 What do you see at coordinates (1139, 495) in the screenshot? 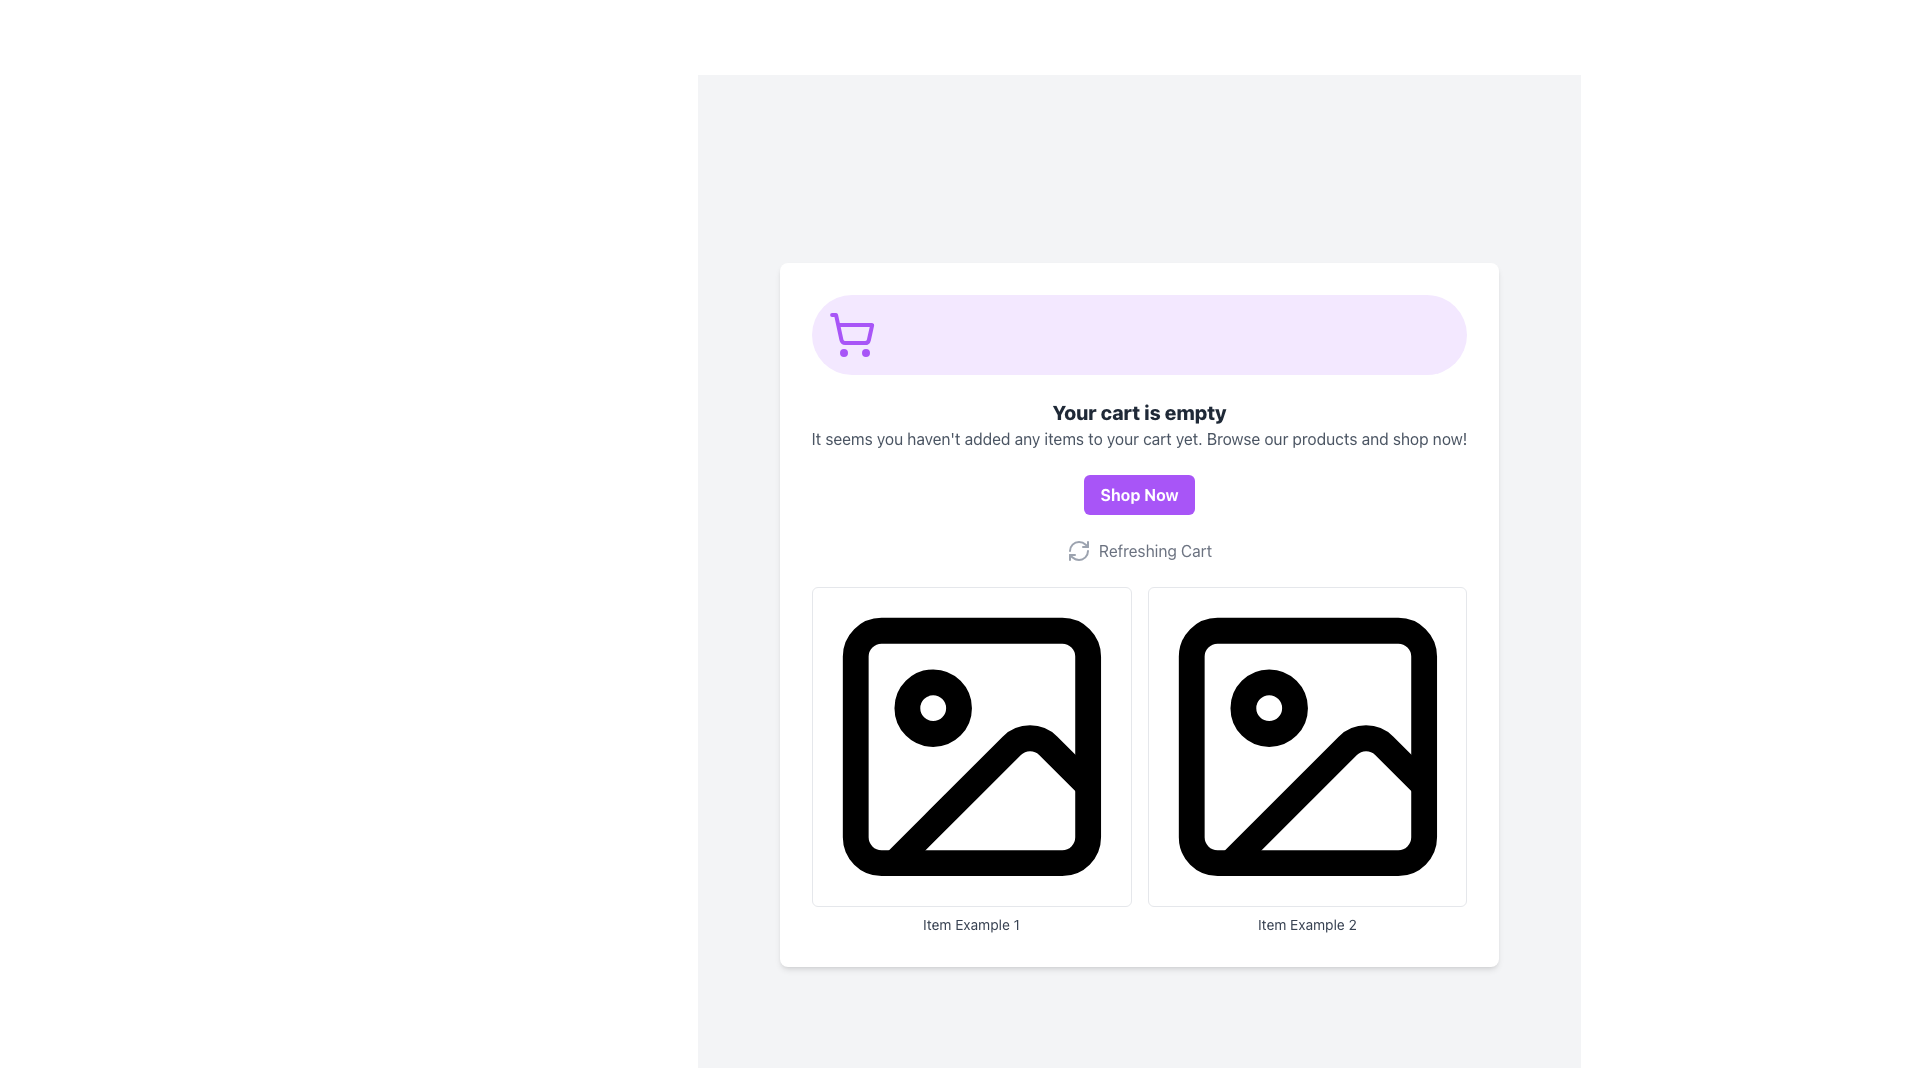
I see `the 'Shop Now' button, which is a rectangular button with rounded corners, labeled in bold white text against a purple background, located below the message about the cart` at bounding box center [1139, 495].